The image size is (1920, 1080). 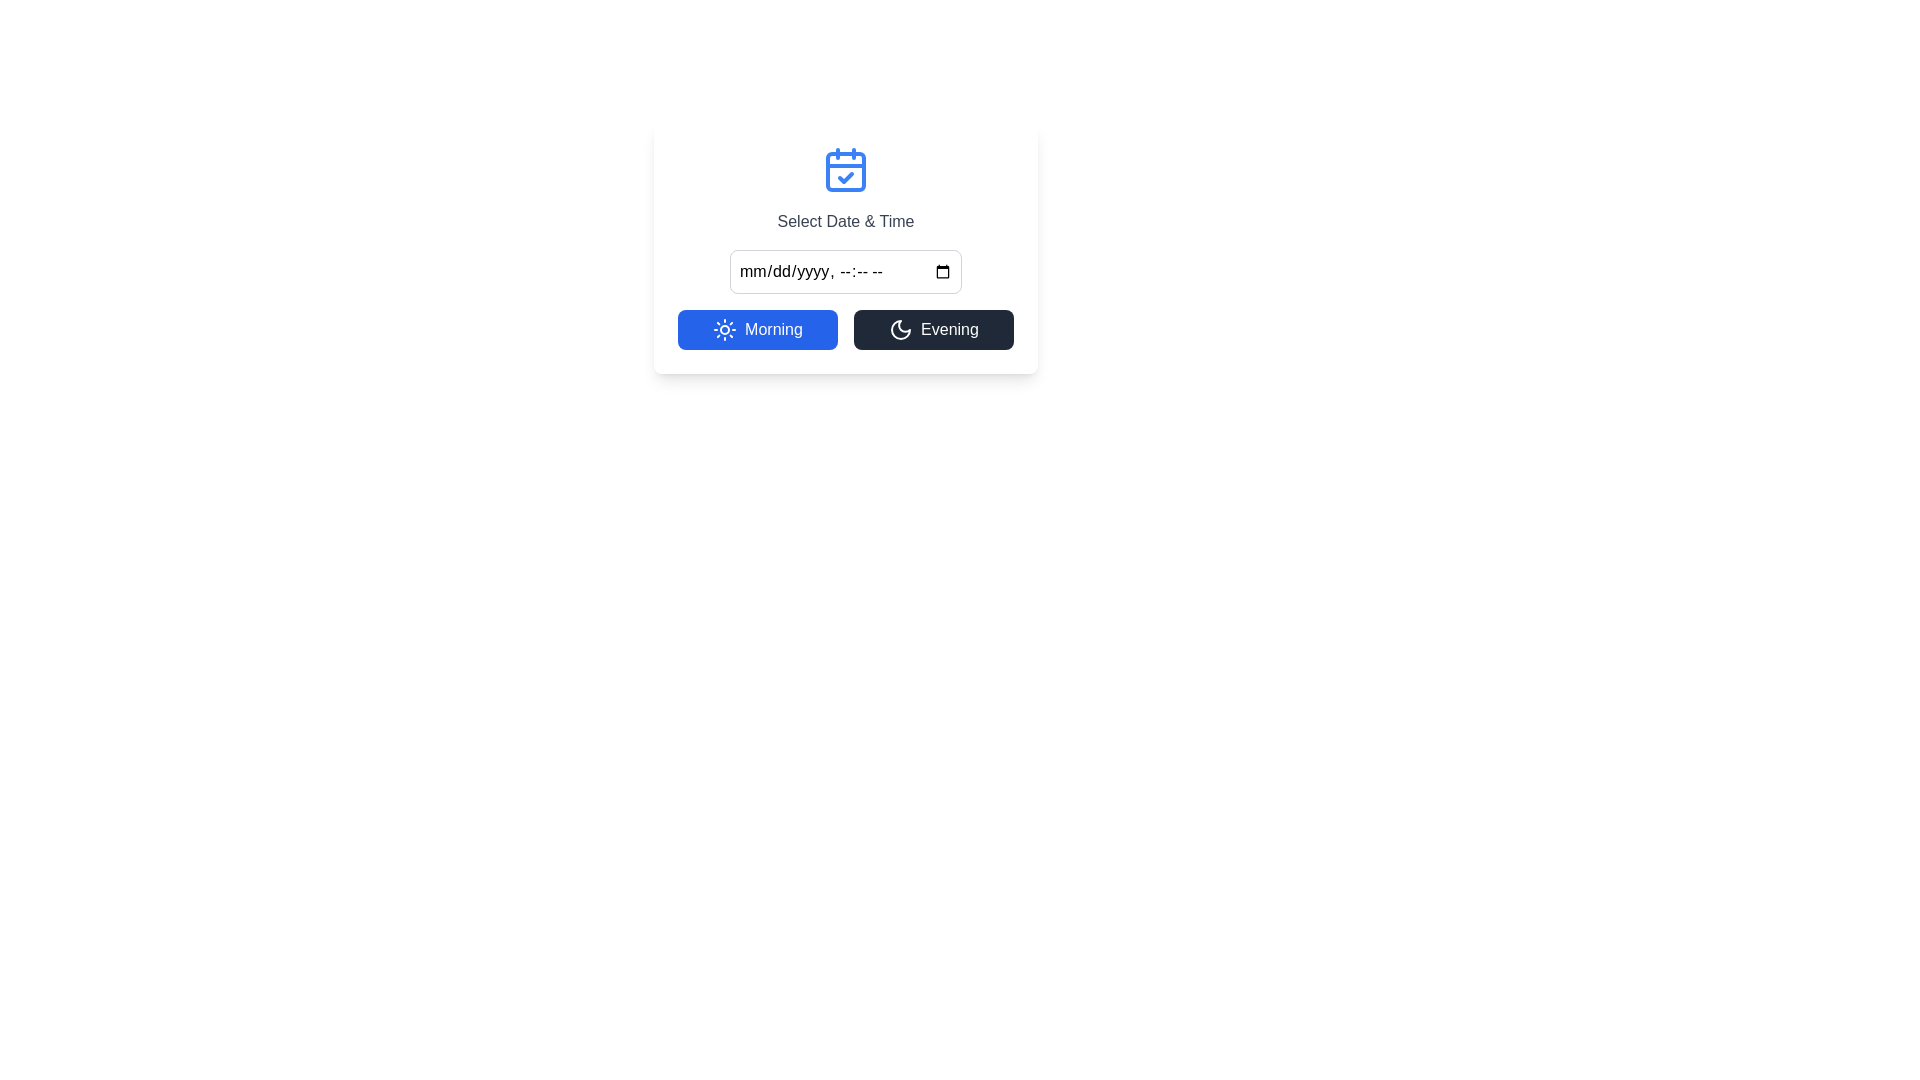 I want to click on the 'Evening' button, which is located to the right of the 'Morning' button and serves as a toggle for the evening time slot, so click(x=933, y=329).